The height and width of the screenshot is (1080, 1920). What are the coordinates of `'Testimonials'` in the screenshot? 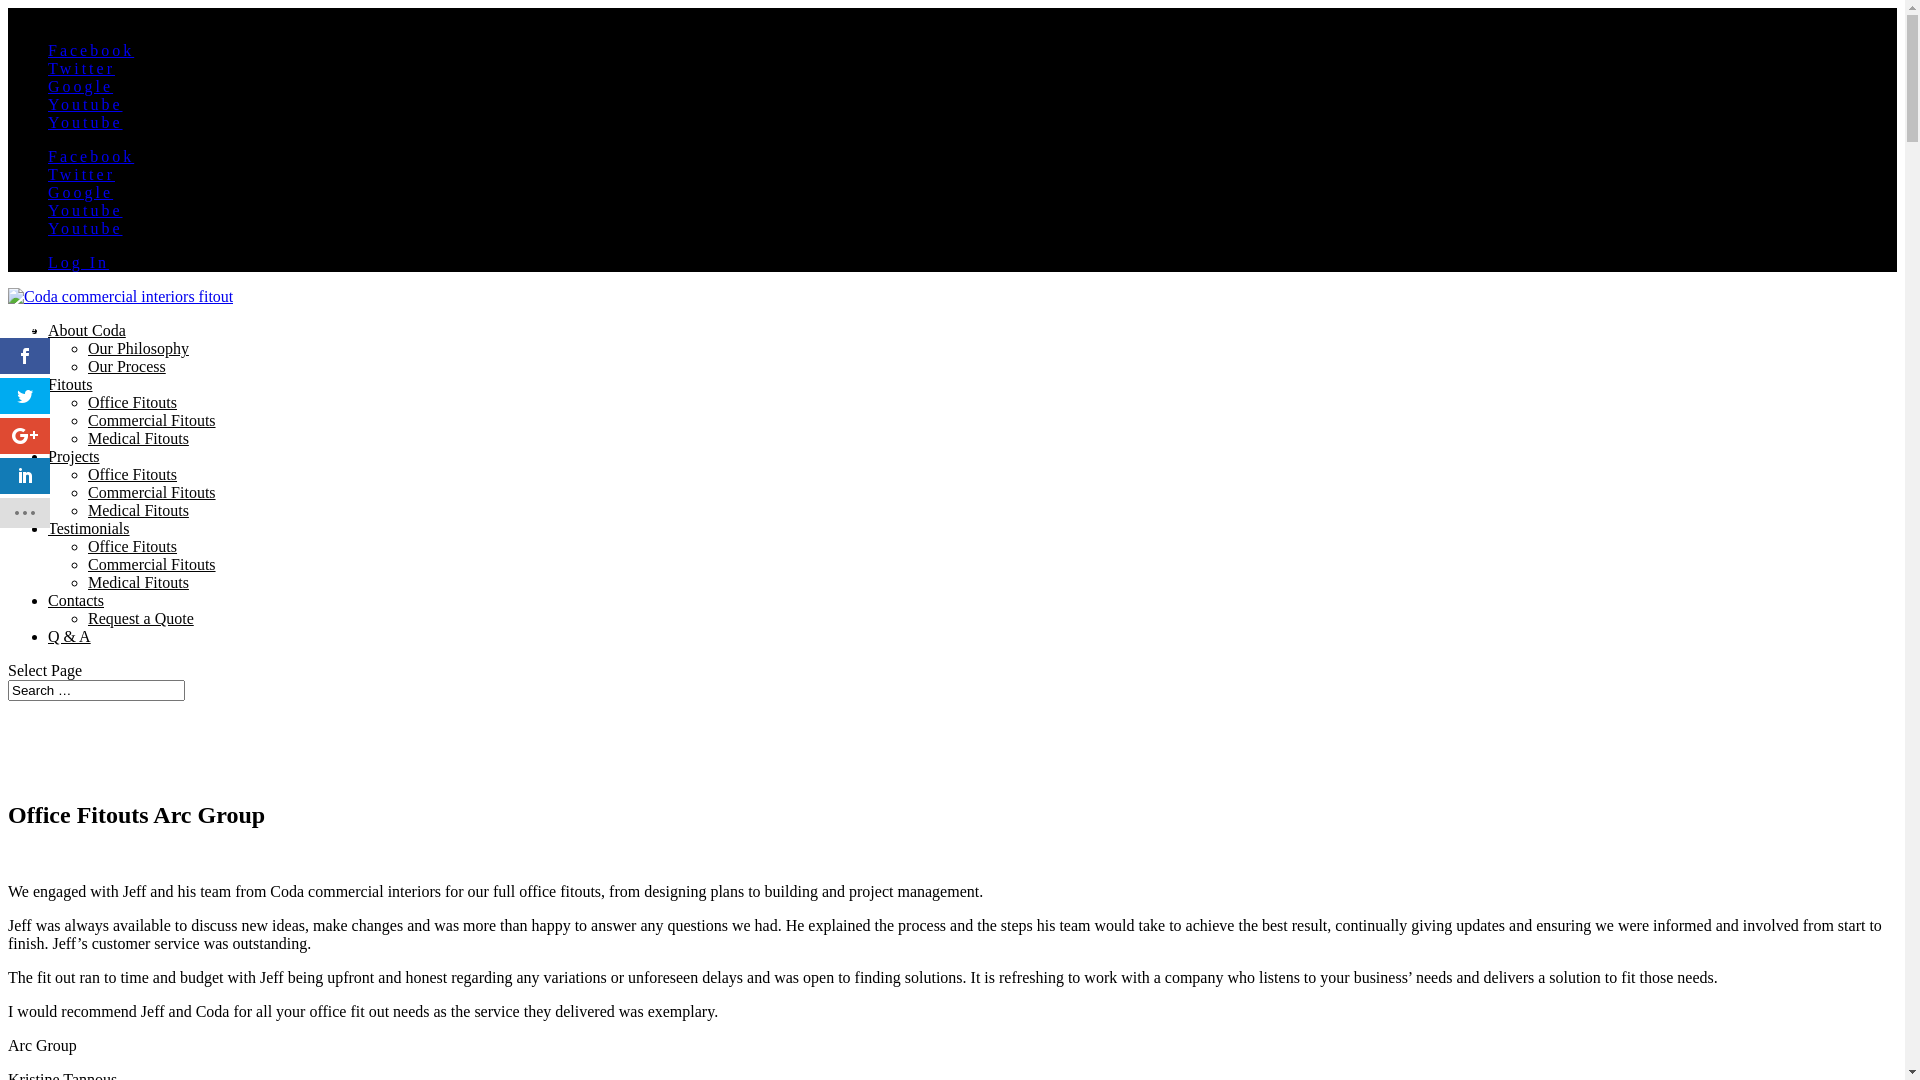 It's located at (88, 527).